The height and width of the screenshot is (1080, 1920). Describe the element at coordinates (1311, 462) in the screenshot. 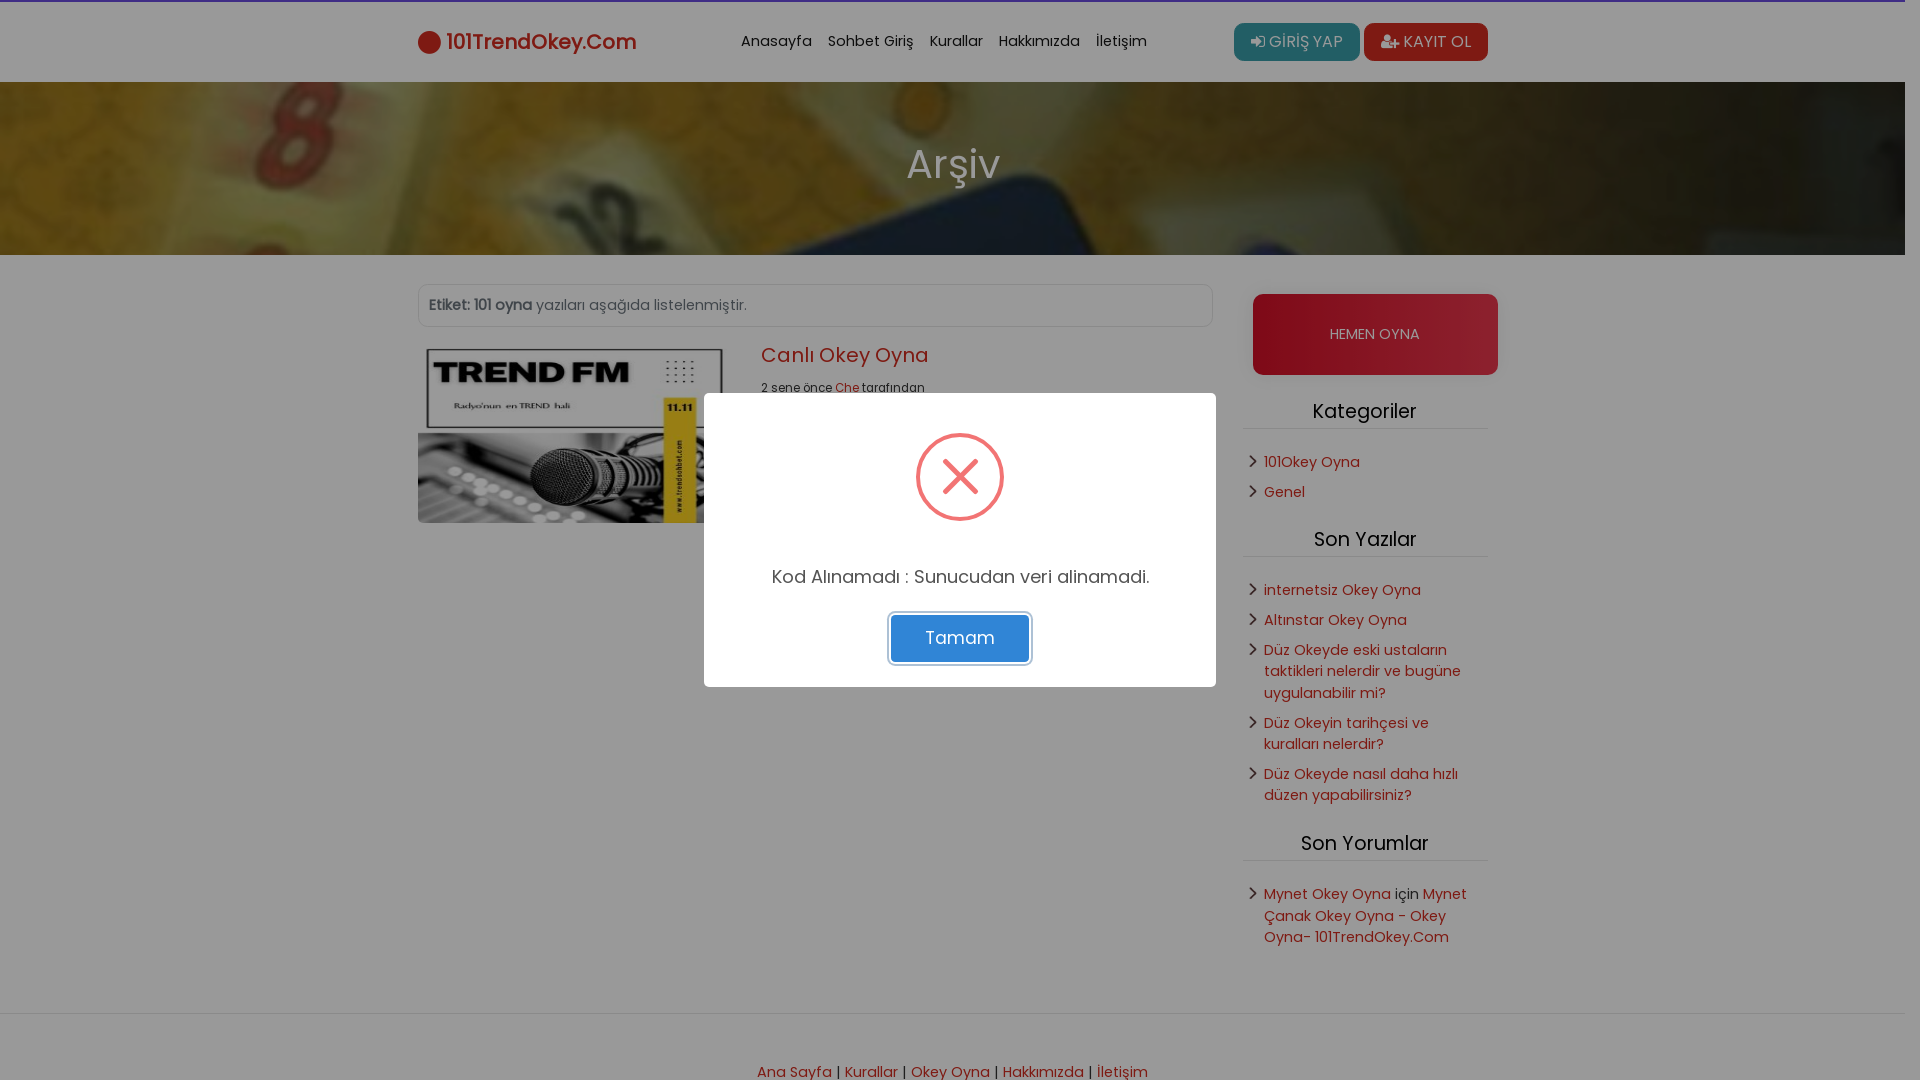

I see `'101Okey Oyna'` at that location.